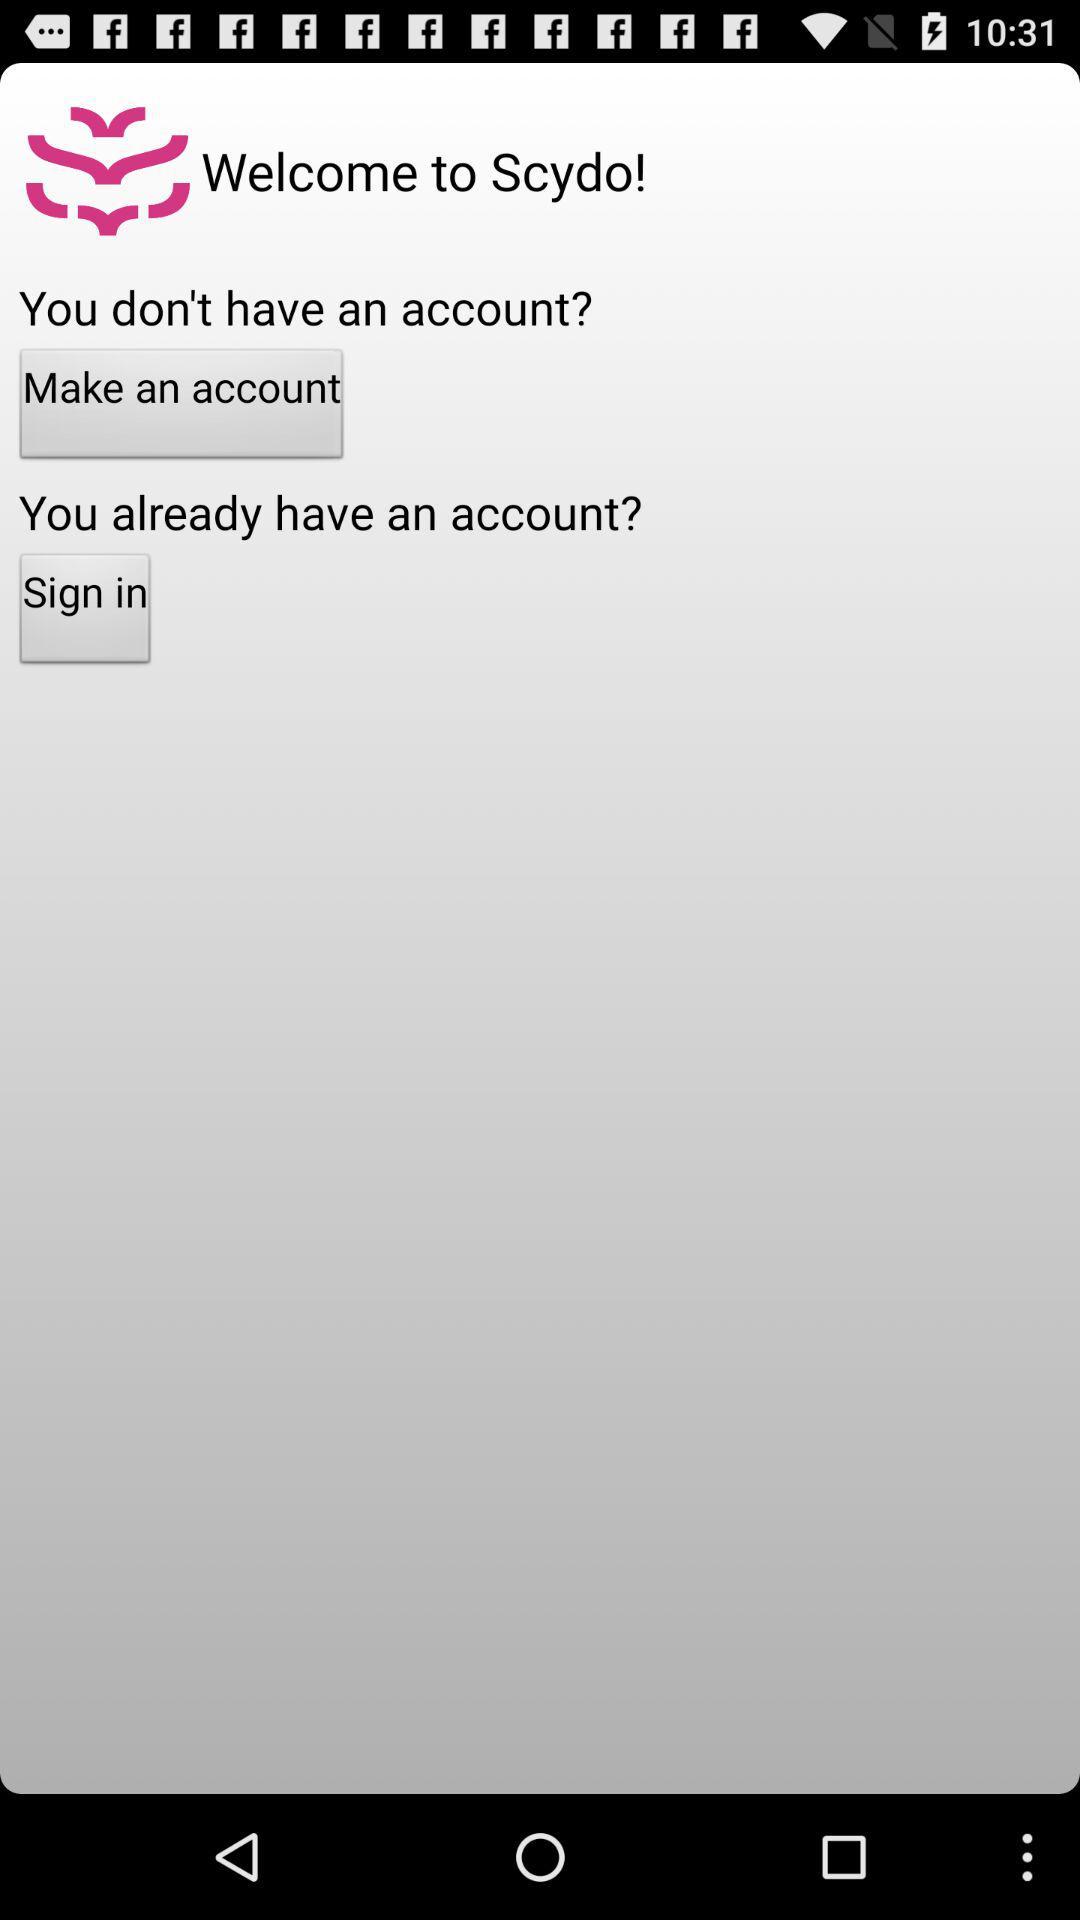  I want to click on sign in icon, so click(84, 613).